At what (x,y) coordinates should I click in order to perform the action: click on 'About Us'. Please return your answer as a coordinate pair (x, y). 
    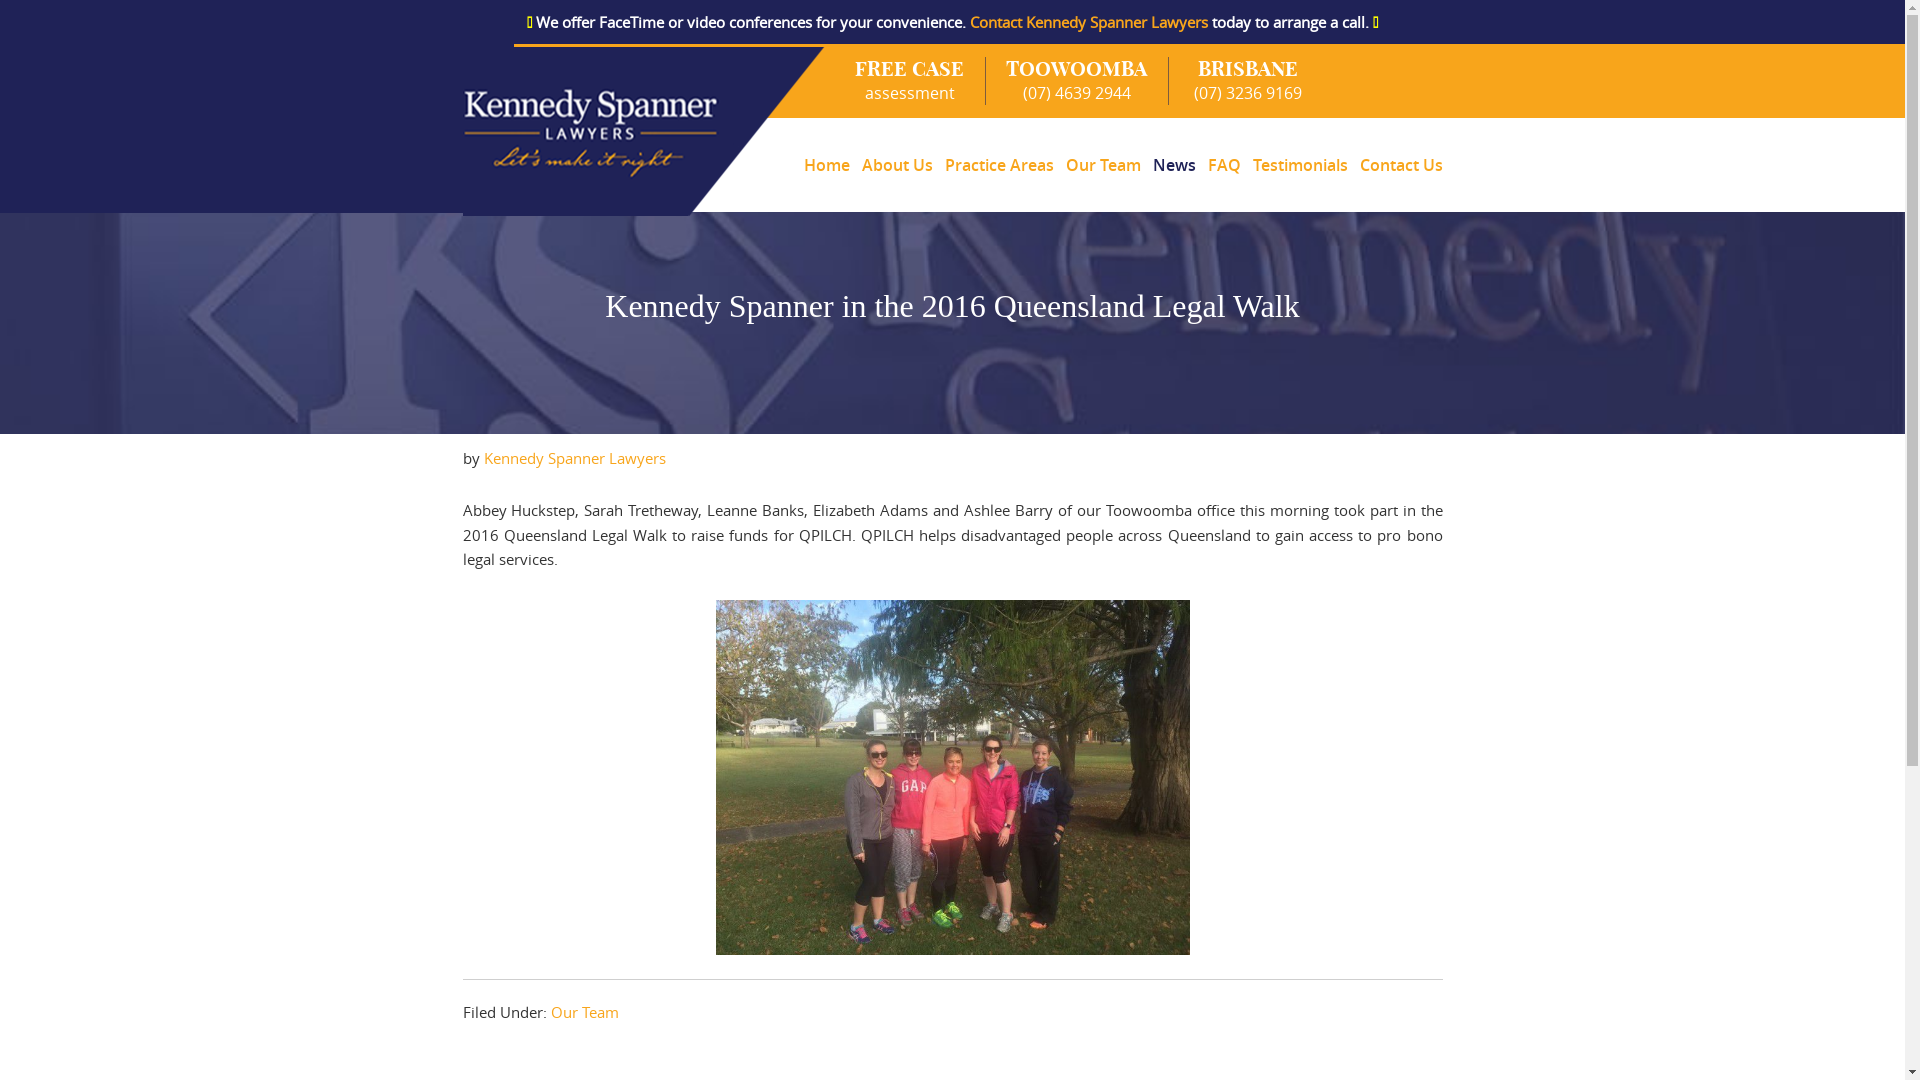
    Looking at the image, I should click on (896, 164).